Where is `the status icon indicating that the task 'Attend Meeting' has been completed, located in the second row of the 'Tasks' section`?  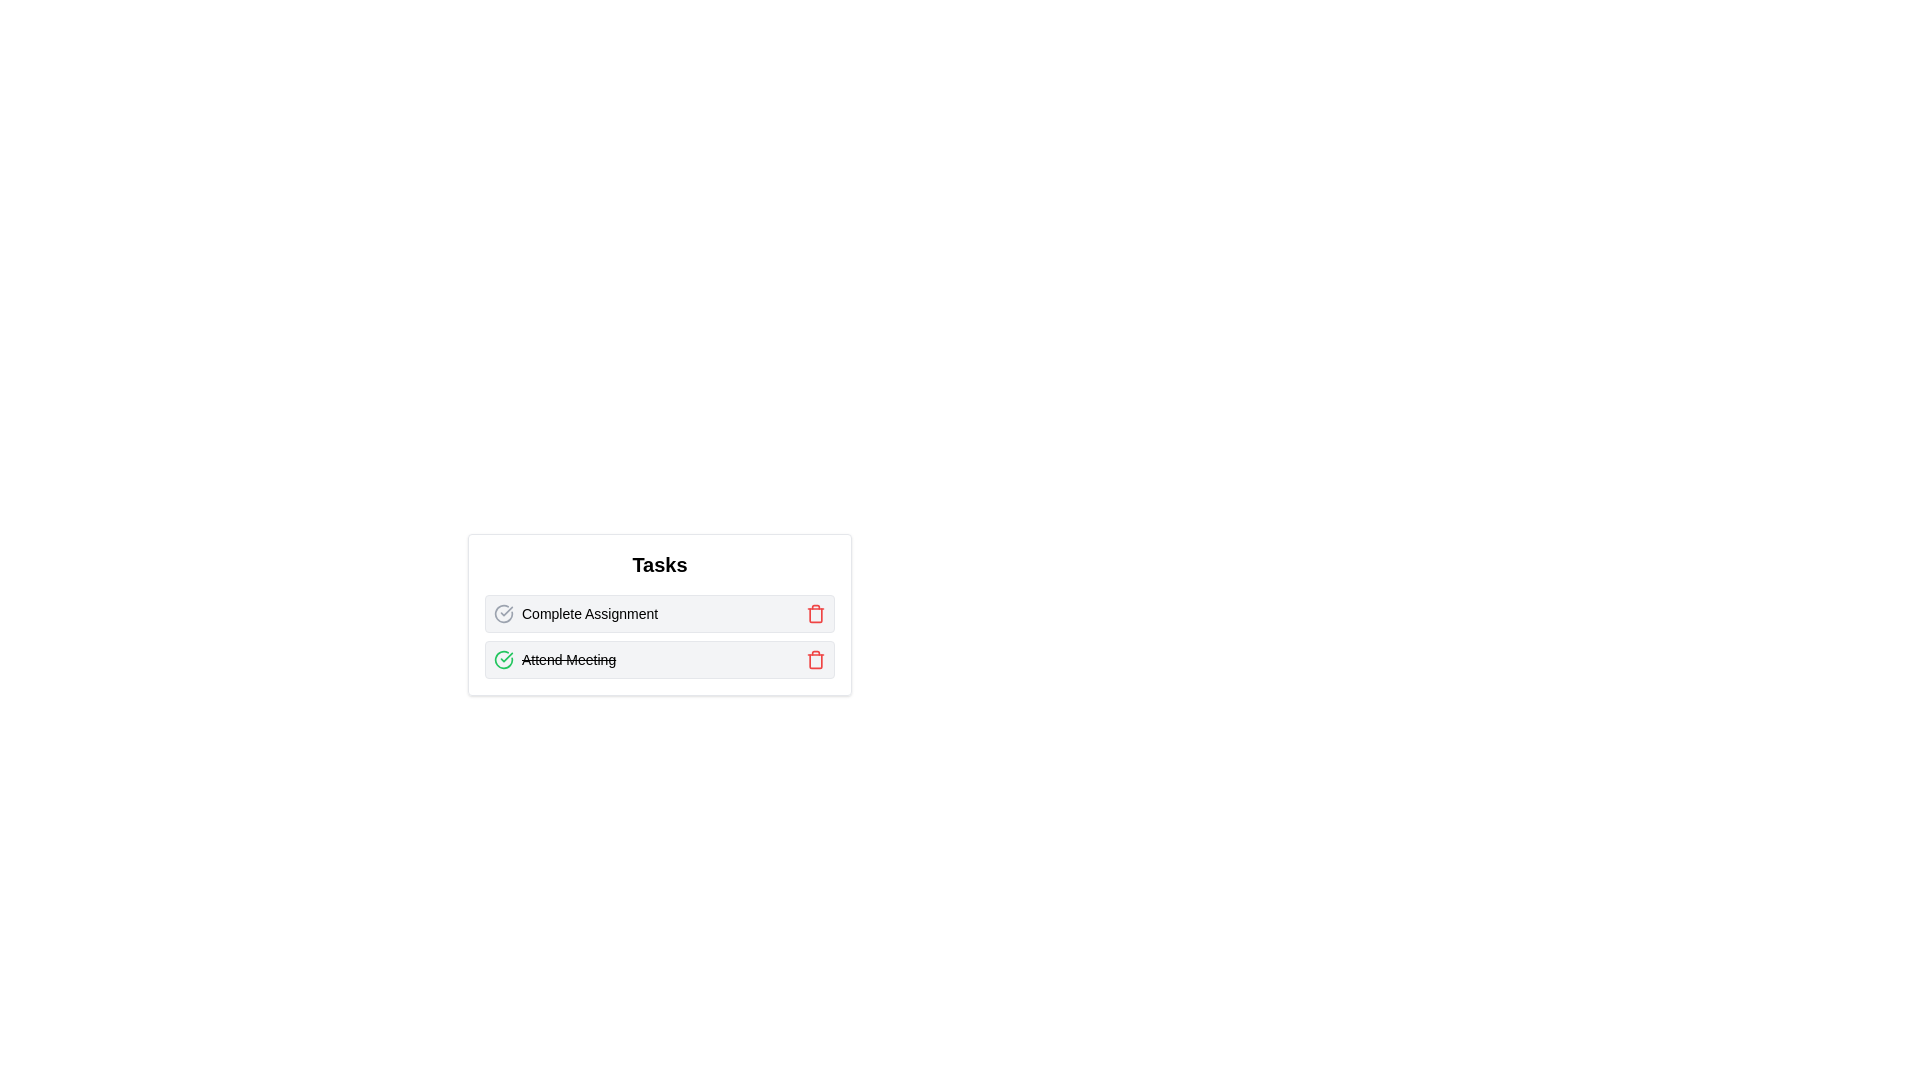 the status icon indicating that the task 'Attend Meeting' has been completed, located in the second row of the 'Tasks' section is located at coordinates (504, 659).